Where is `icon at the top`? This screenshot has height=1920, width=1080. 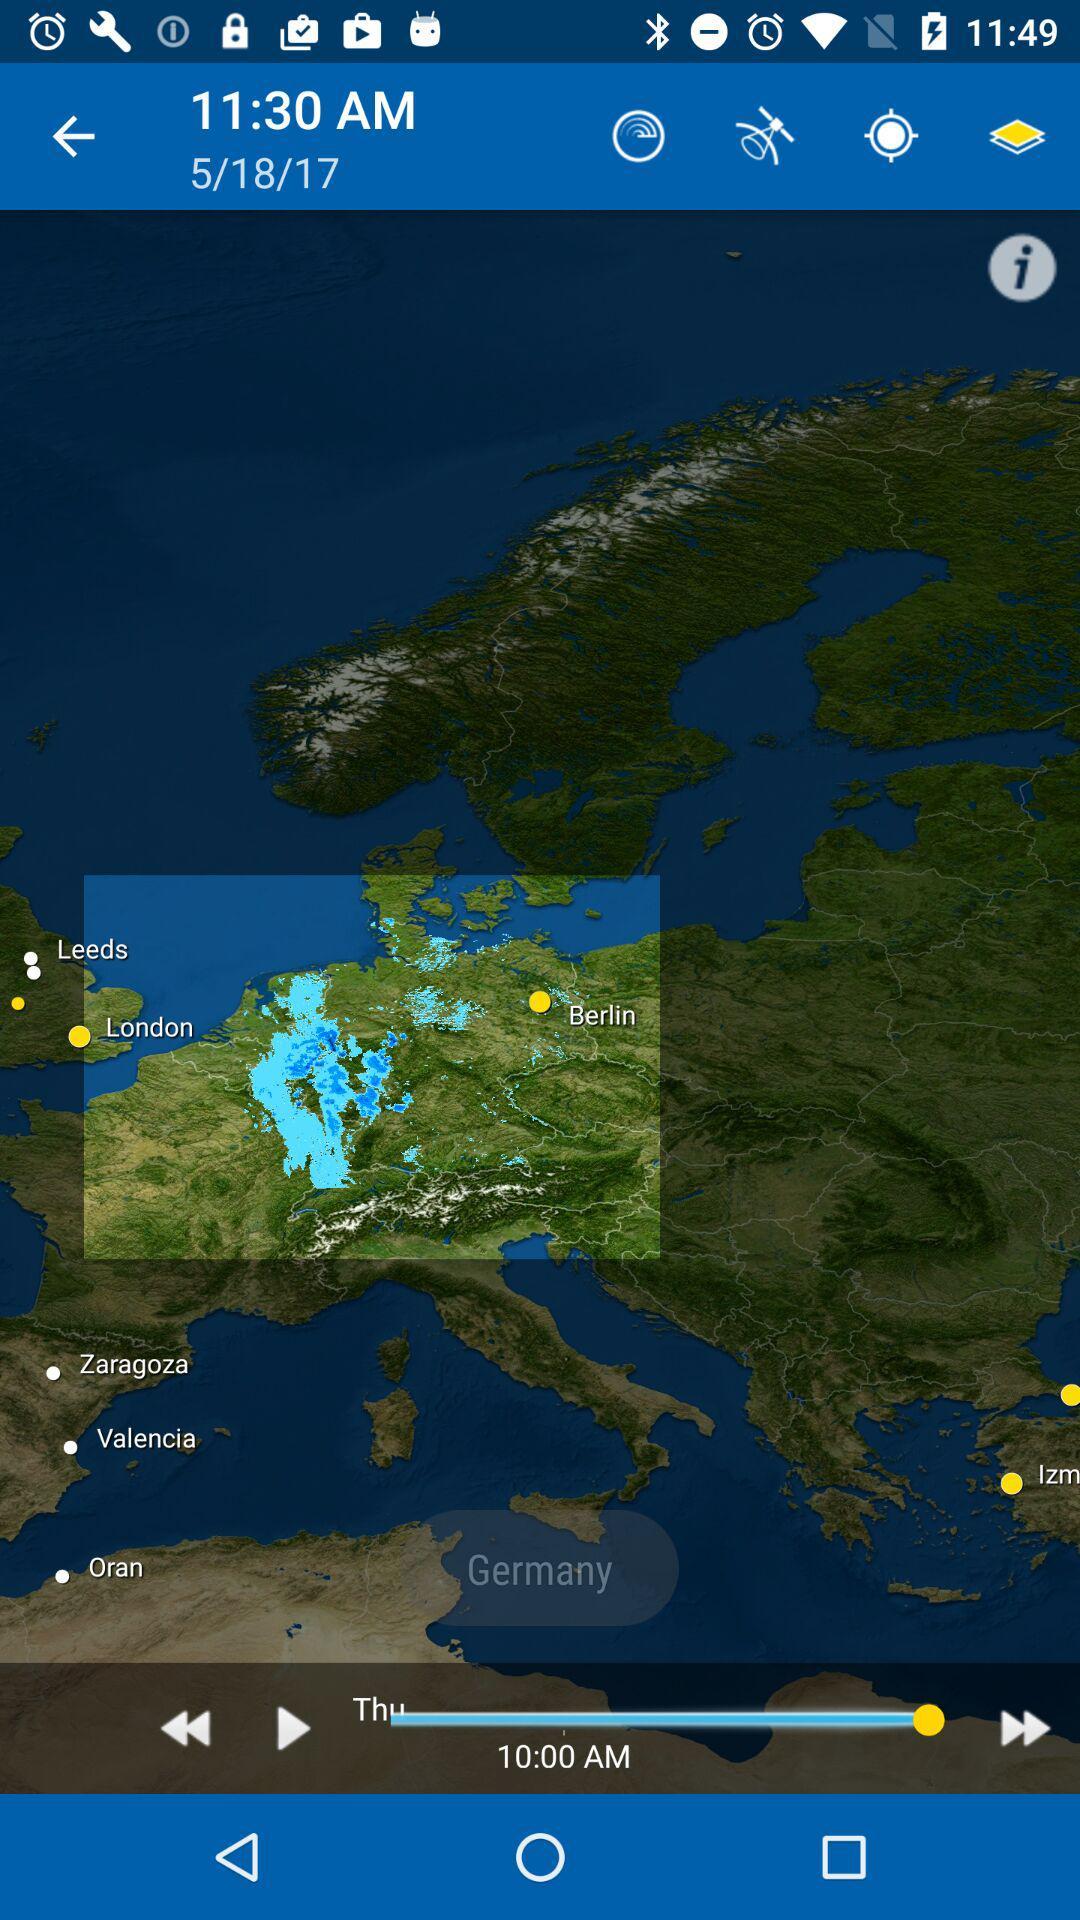 icon at the top is located at coordinates (639, 135).